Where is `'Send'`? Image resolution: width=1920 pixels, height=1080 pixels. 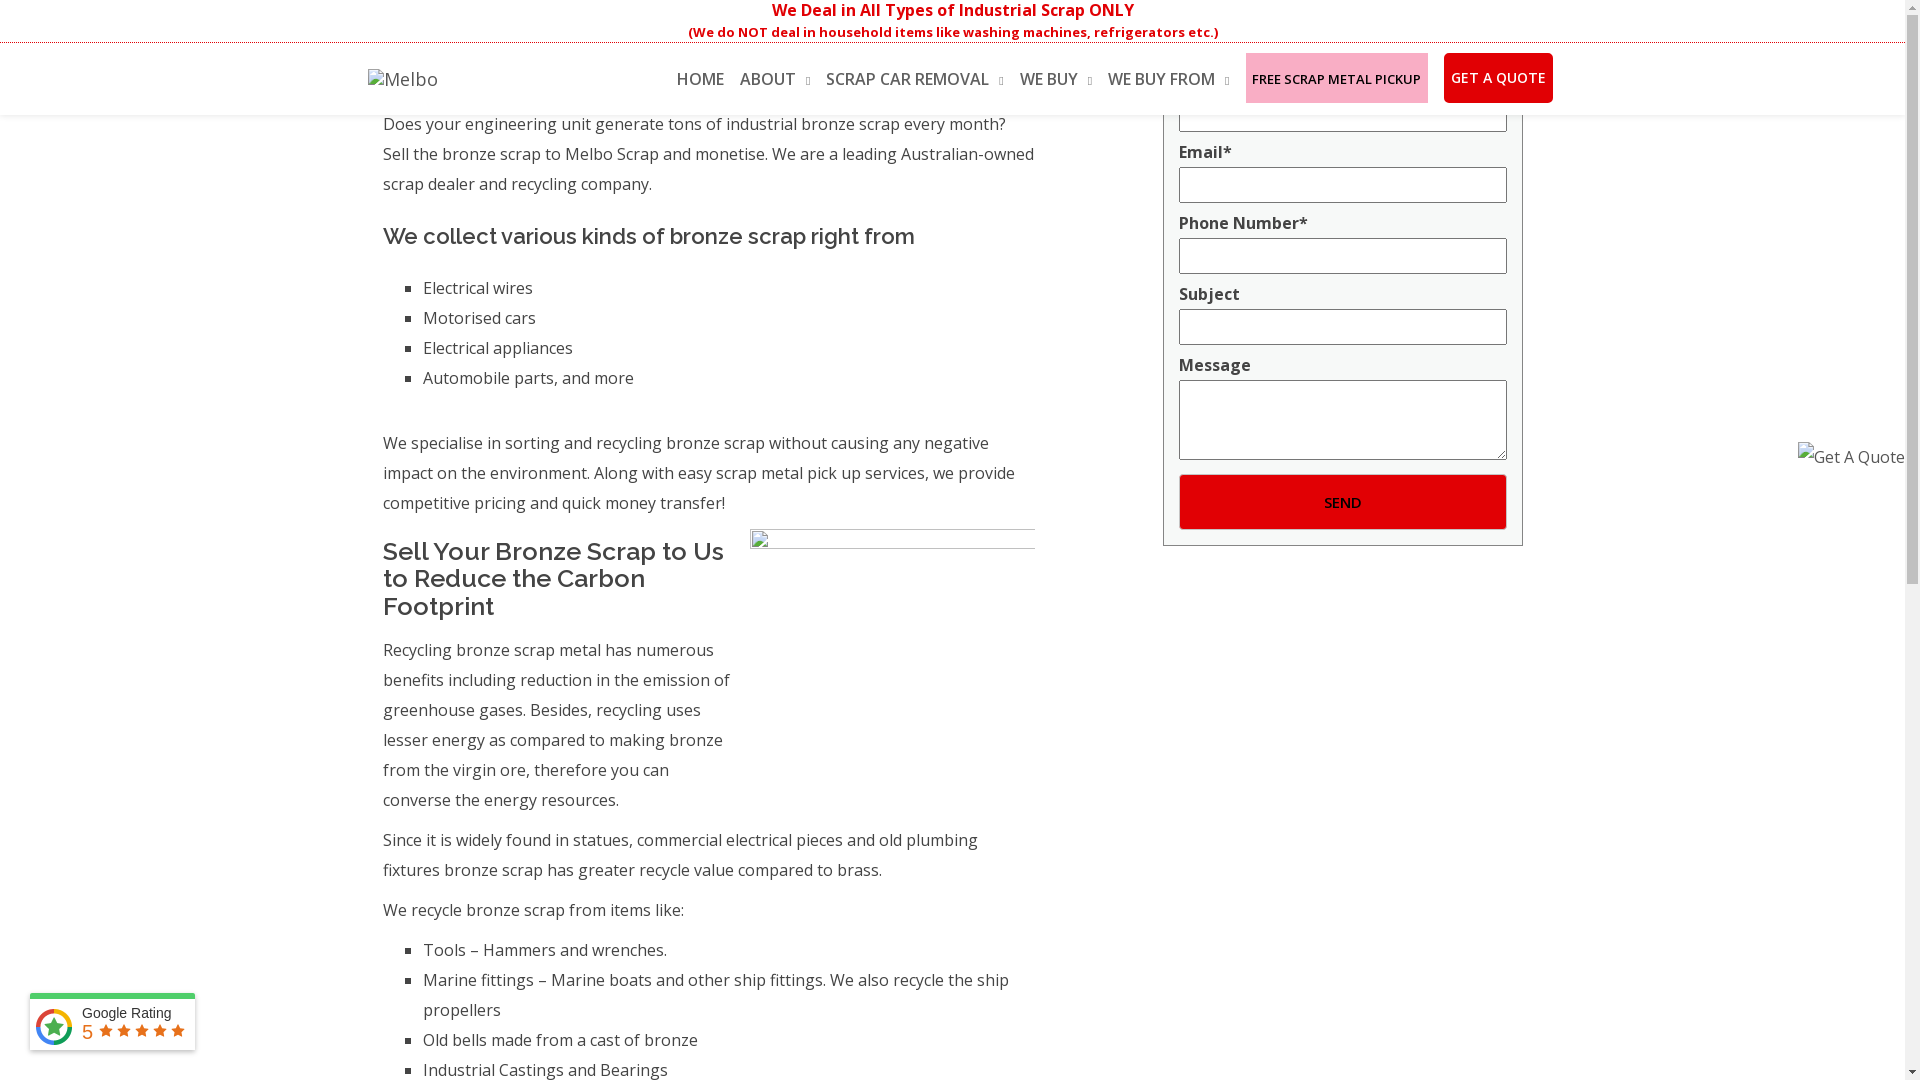
'Send' is located at coordinates (1342, 500).